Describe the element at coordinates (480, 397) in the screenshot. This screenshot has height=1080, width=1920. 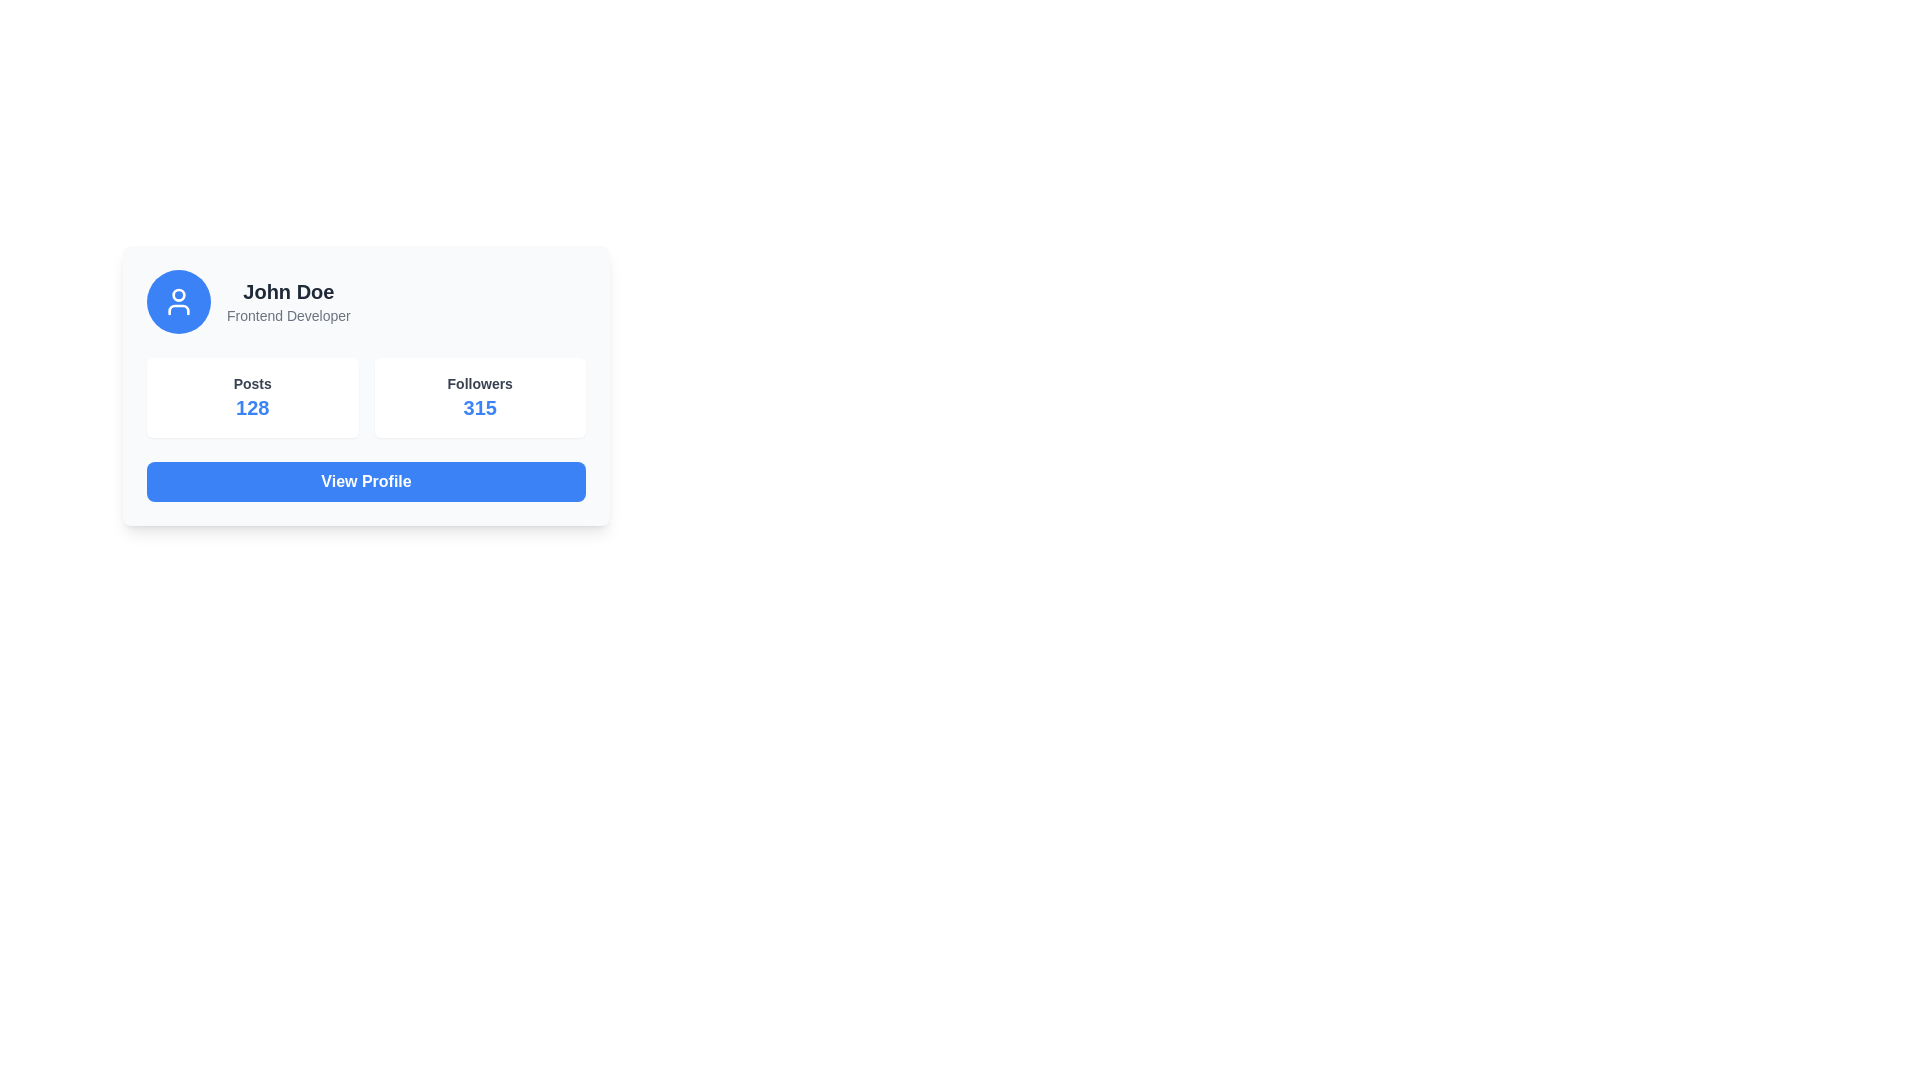
I see `the informational card displaying 'Followers 315', which has a white background, rounded borders, and a subtle shadow, positioned in the bottom-right section of a two-column grid` at that location.